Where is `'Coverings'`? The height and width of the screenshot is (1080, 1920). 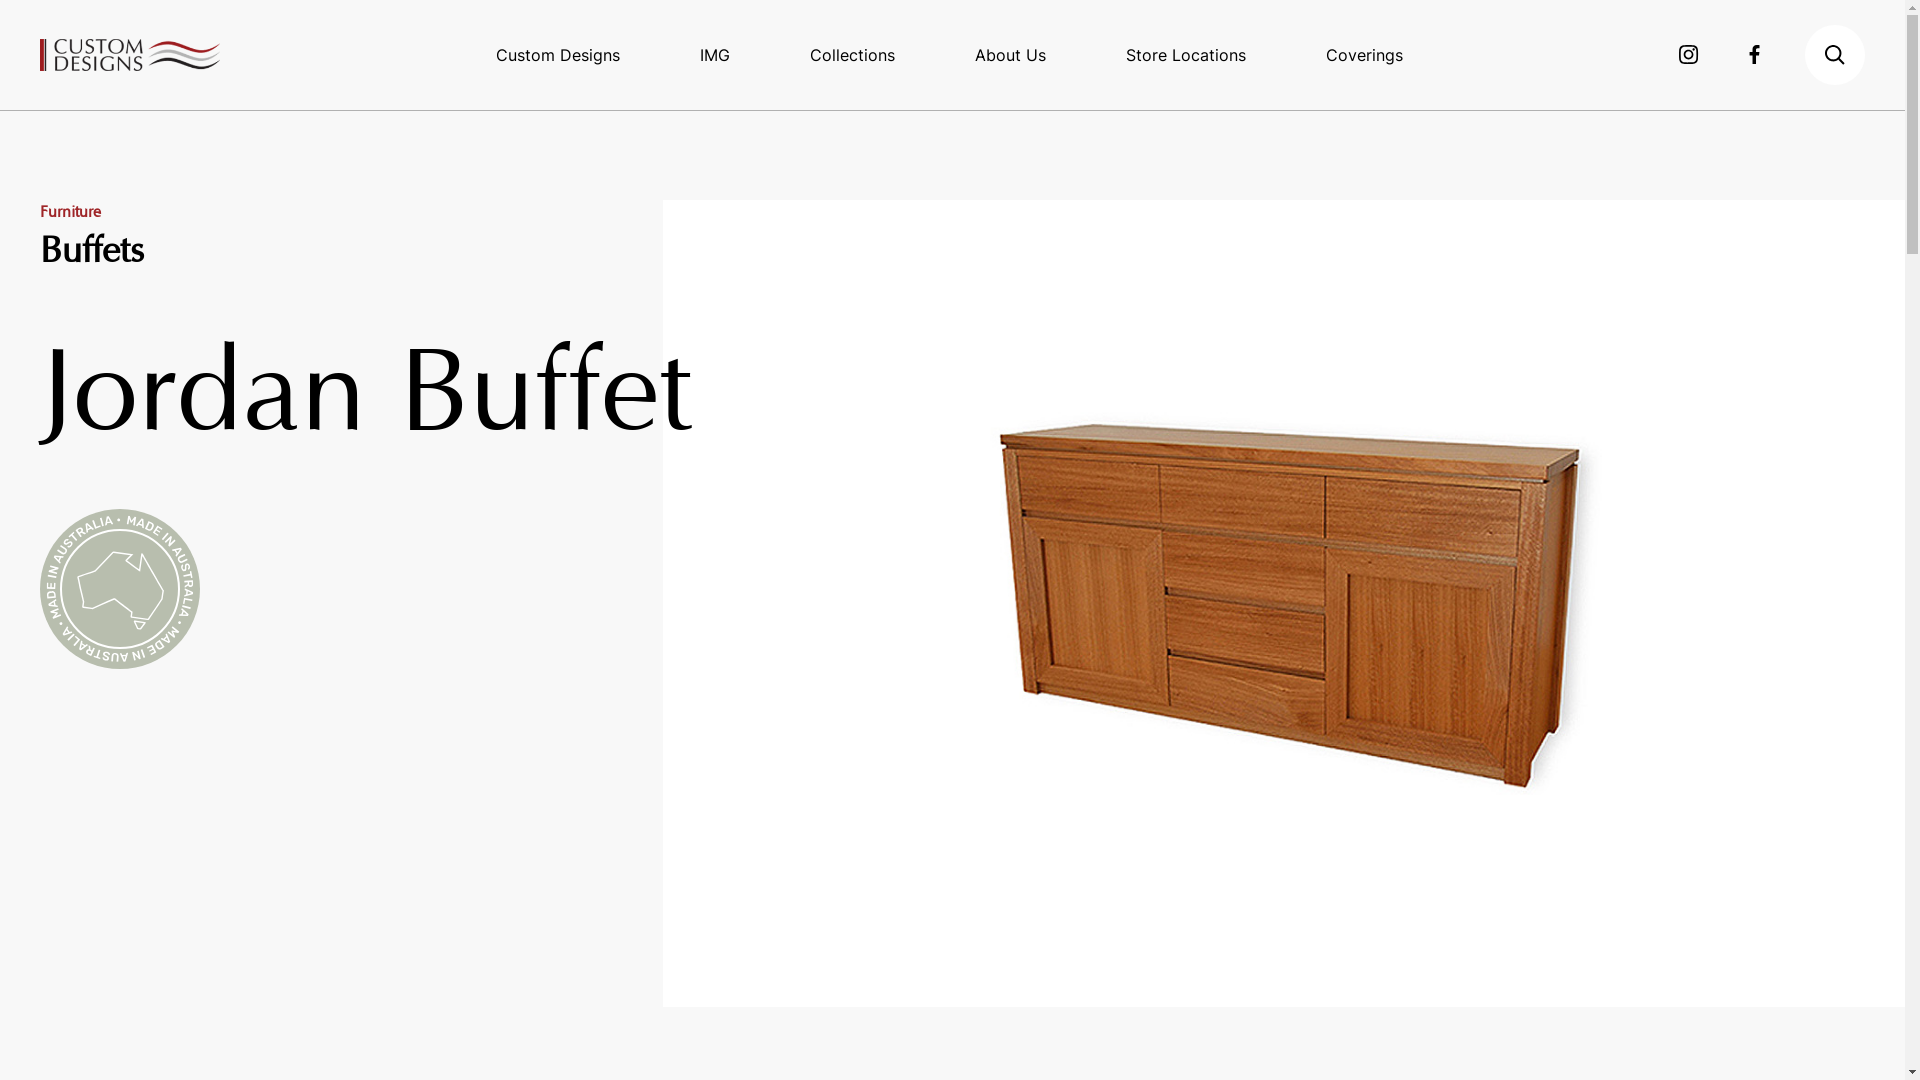 'Coverings' is located at coordinates (1363, 53).